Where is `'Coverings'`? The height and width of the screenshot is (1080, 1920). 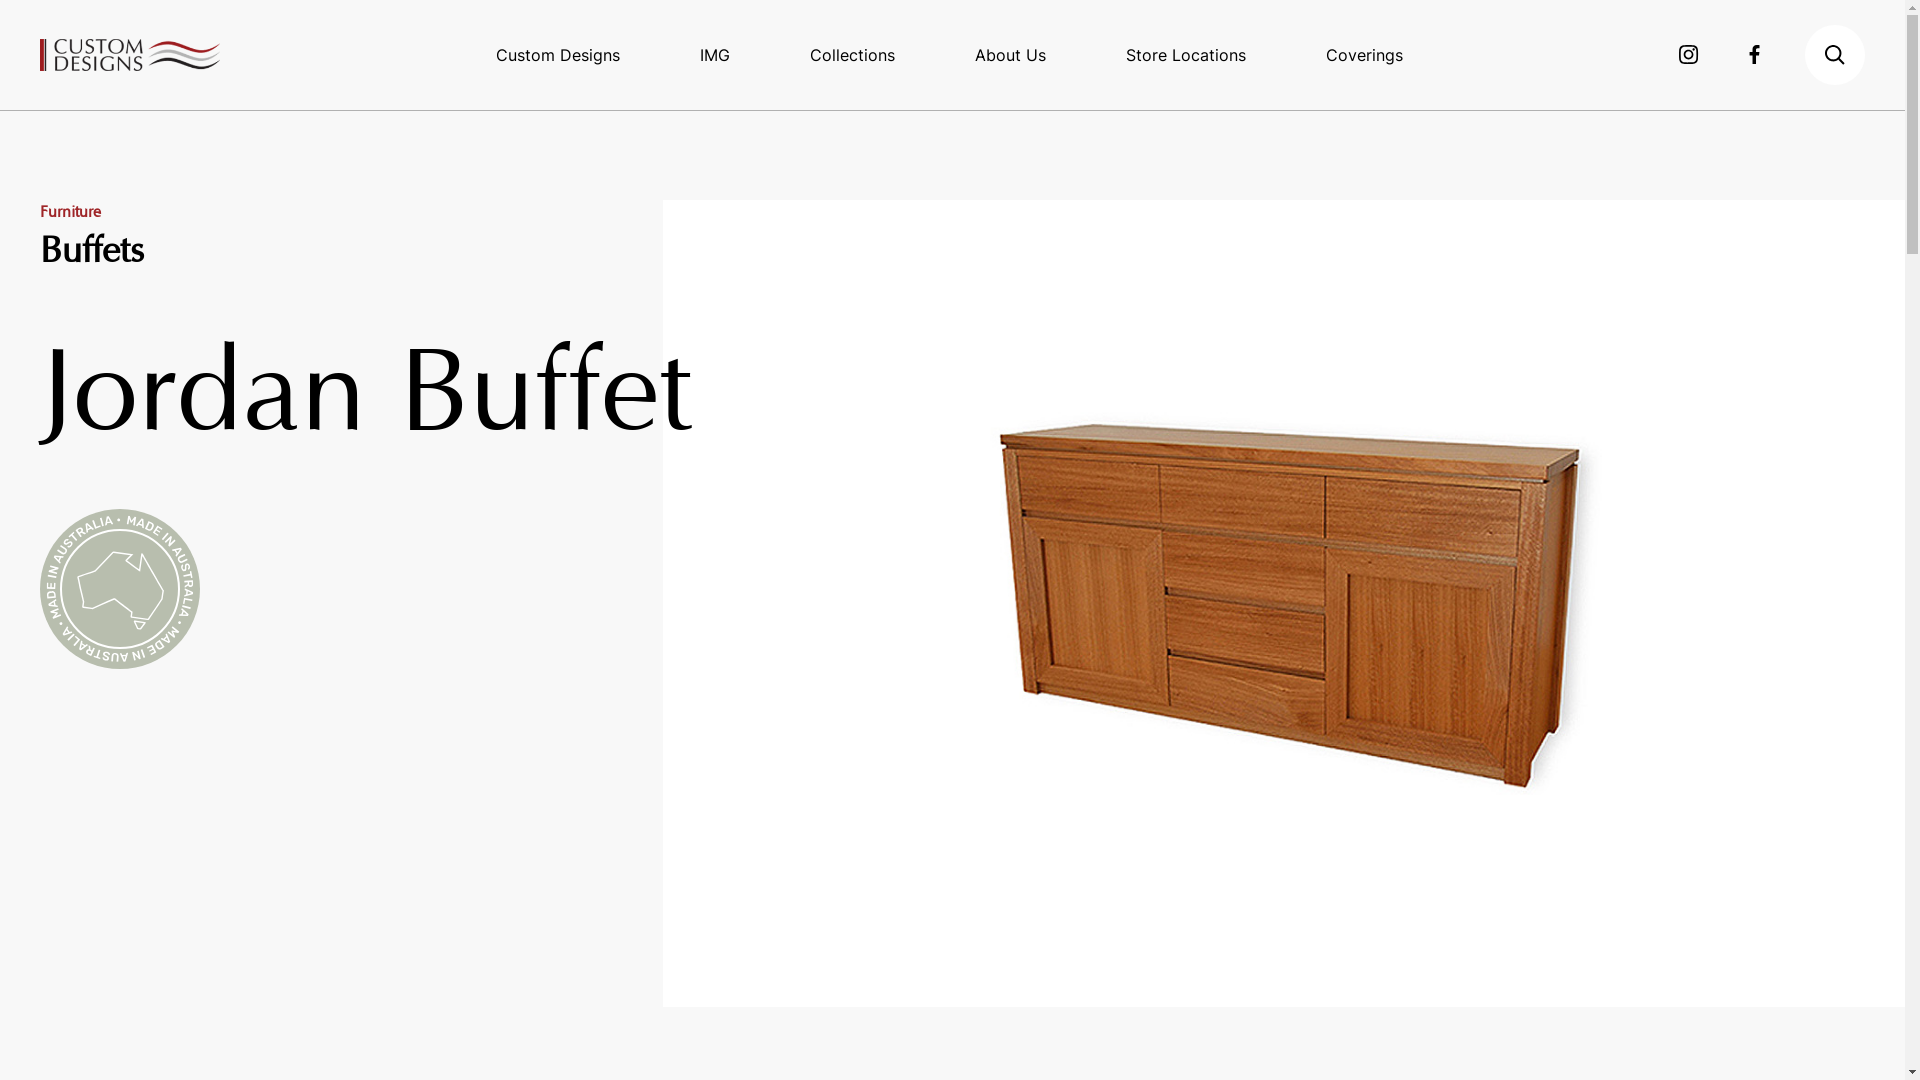 'Coverings' is located at coordinates (1363, 53).